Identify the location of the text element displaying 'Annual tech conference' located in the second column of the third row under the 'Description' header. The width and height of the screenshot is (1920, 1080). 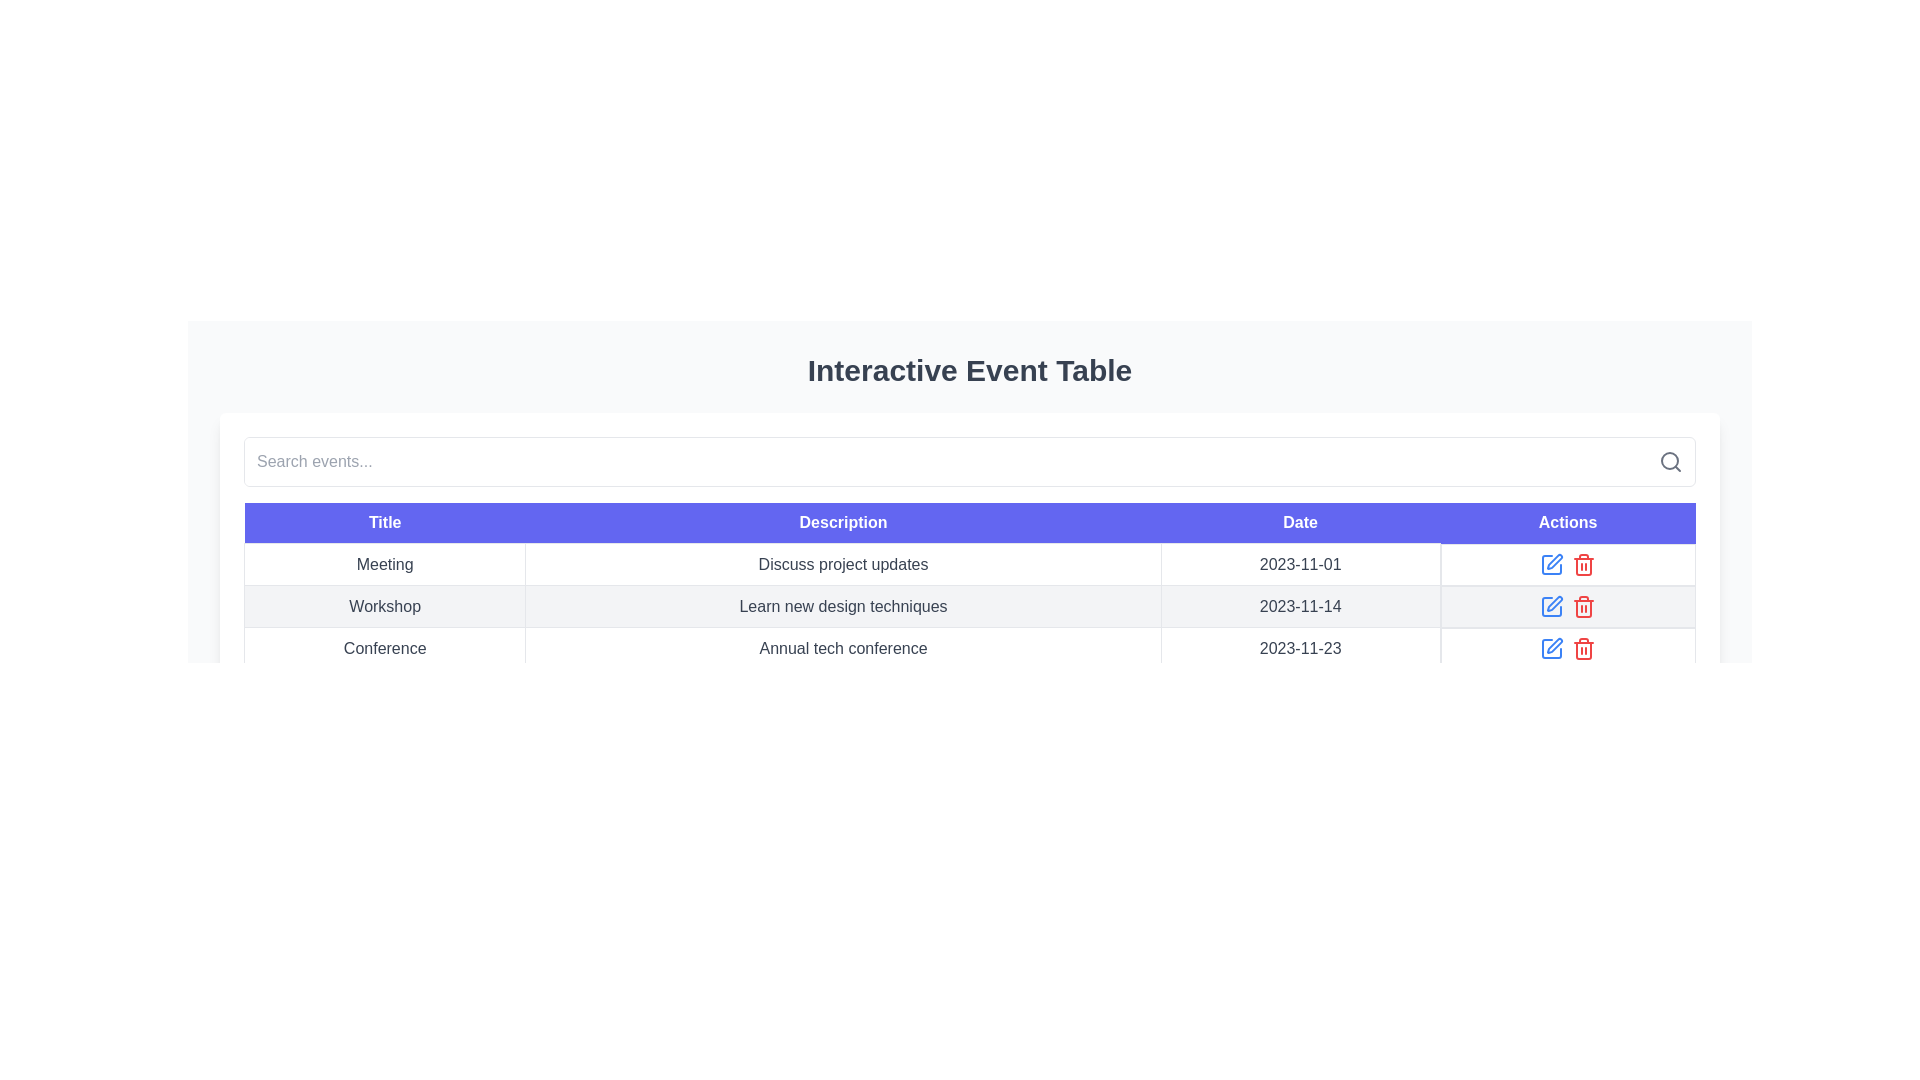
(843, 648).